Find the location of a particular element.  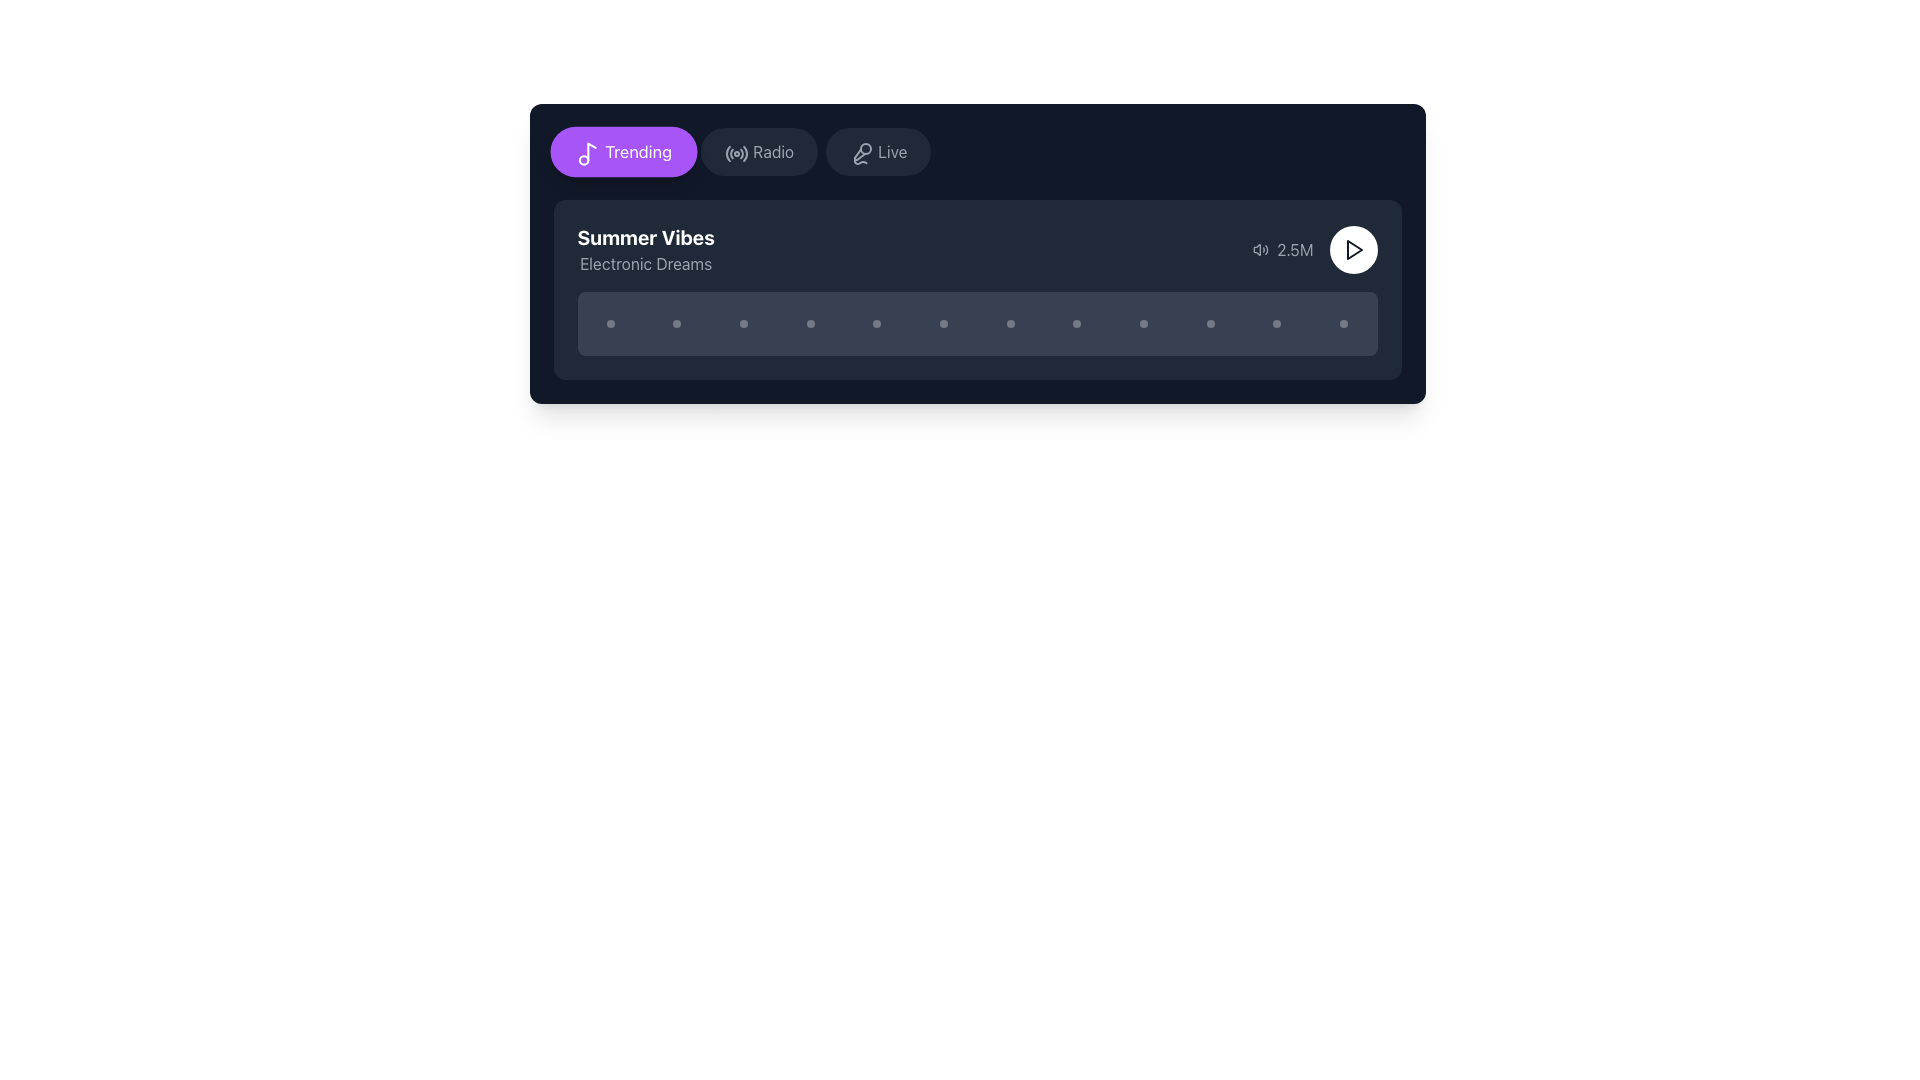

the 'Live' text label within the interactive button in the navigation row is located at coordinates (891, 150).